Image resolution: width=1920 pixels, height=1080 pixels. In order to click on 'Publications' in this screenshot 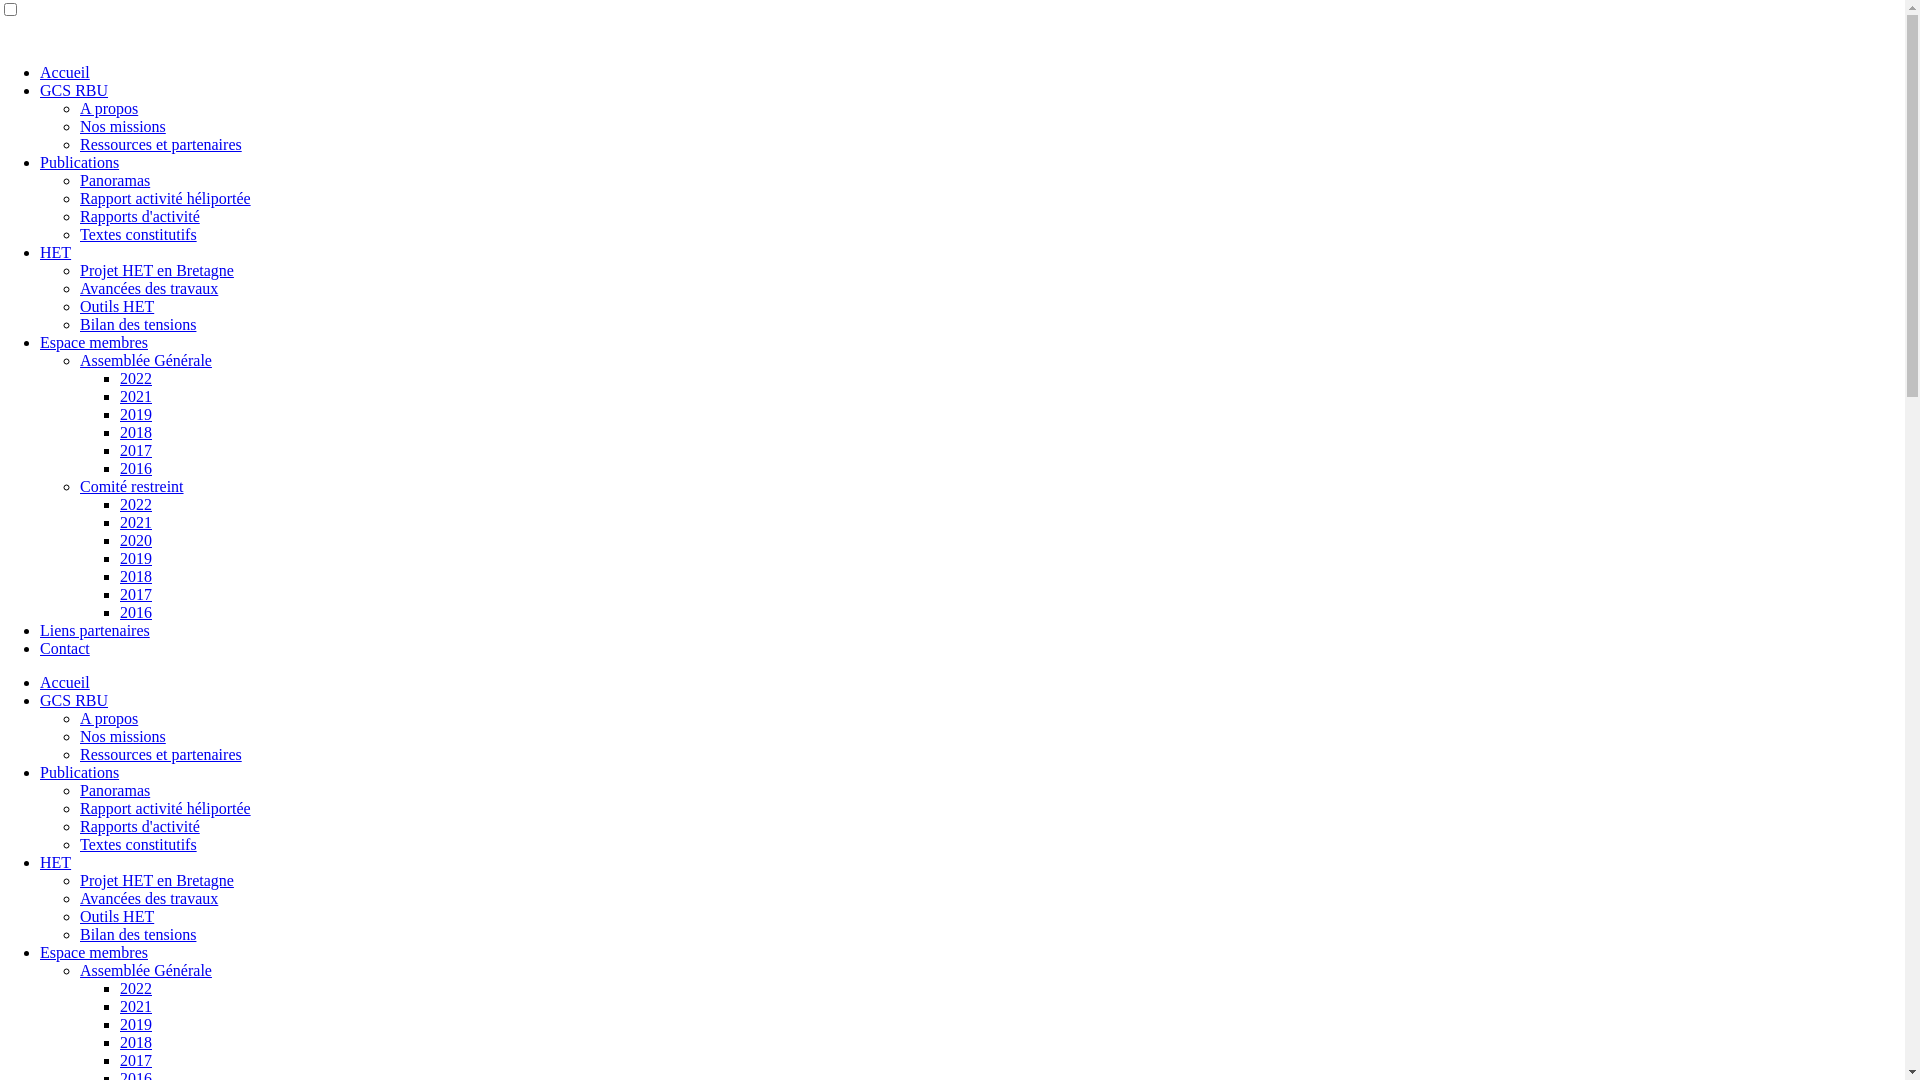, I will do `click(79, 771)`.